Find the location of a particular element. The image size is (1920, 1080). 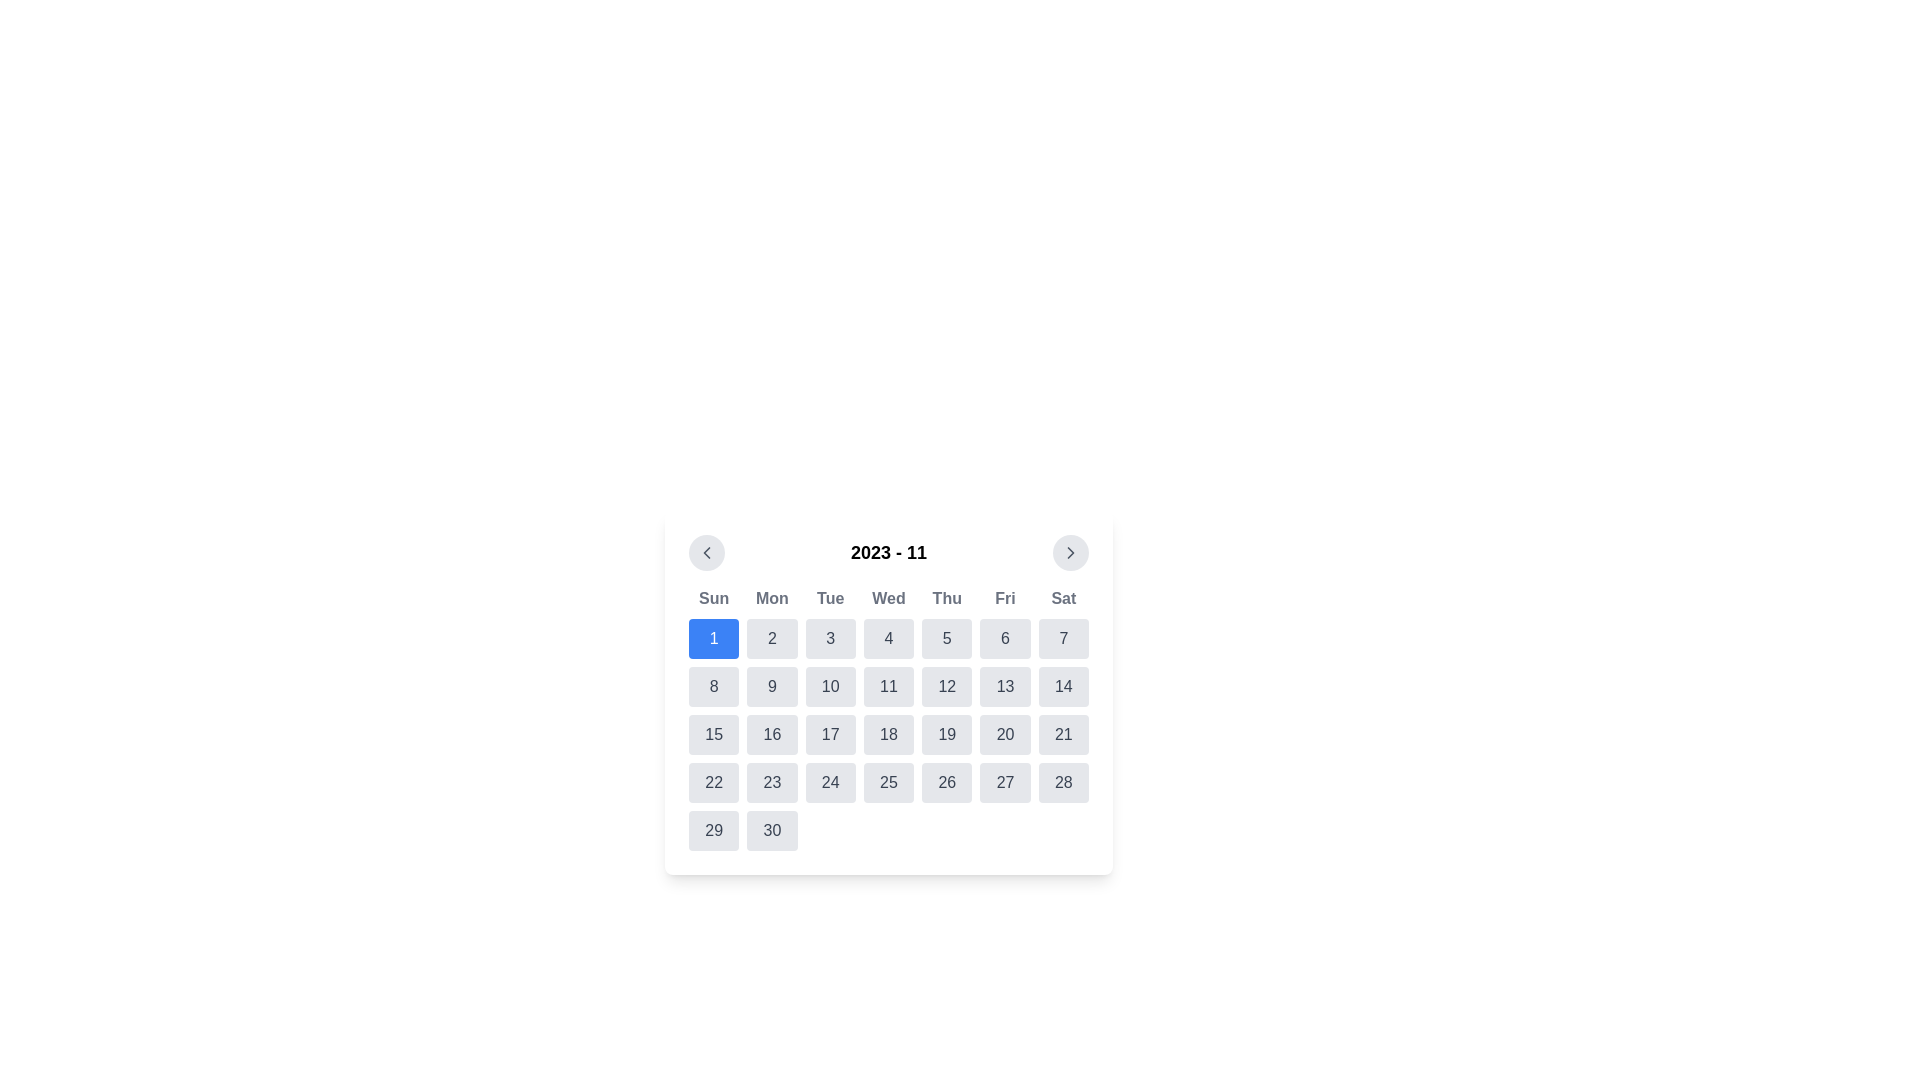

the IconButton with a right-pointing arrow icon located at the far right corner of the calendar's header section is located at coordinates (1069, 552).